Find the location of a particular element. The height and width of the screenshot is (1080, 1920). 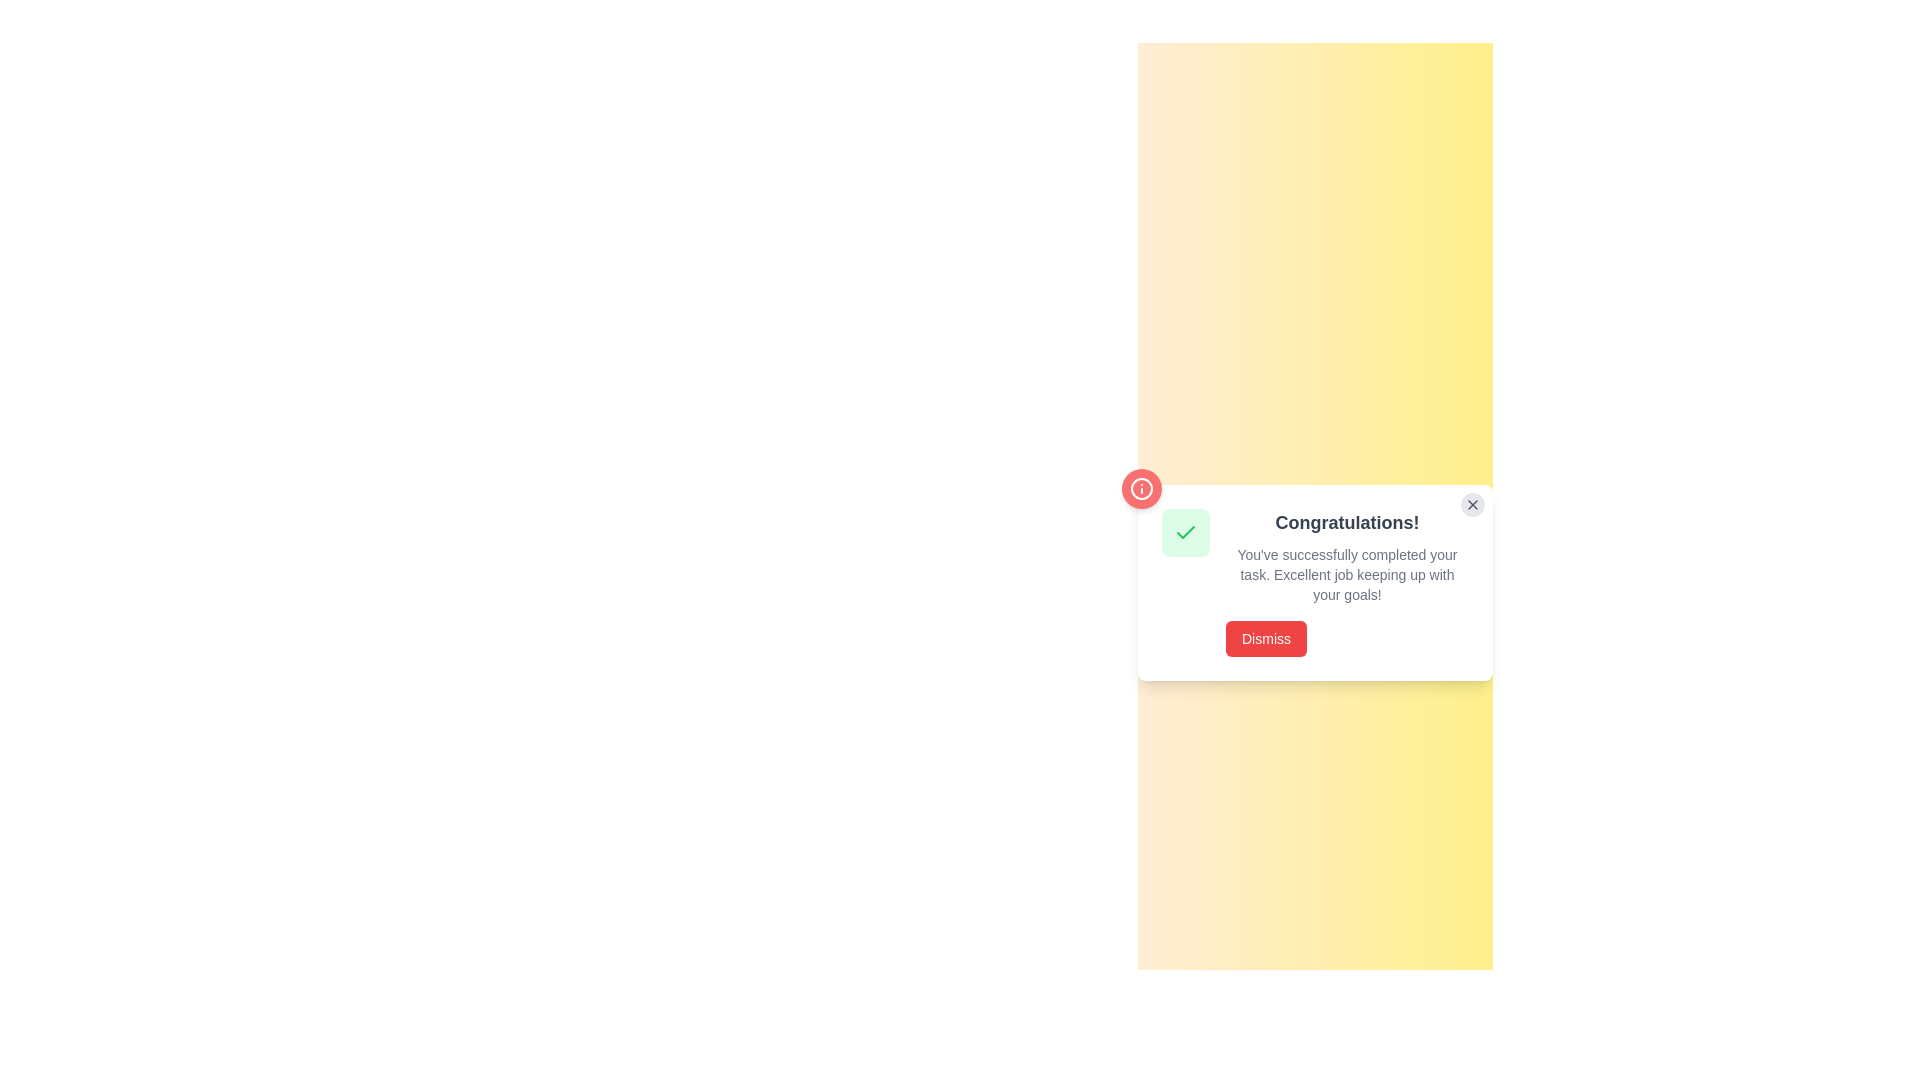

the dismiss button located at the bottom-left of the notification box is located at coordinates (1347, 639).